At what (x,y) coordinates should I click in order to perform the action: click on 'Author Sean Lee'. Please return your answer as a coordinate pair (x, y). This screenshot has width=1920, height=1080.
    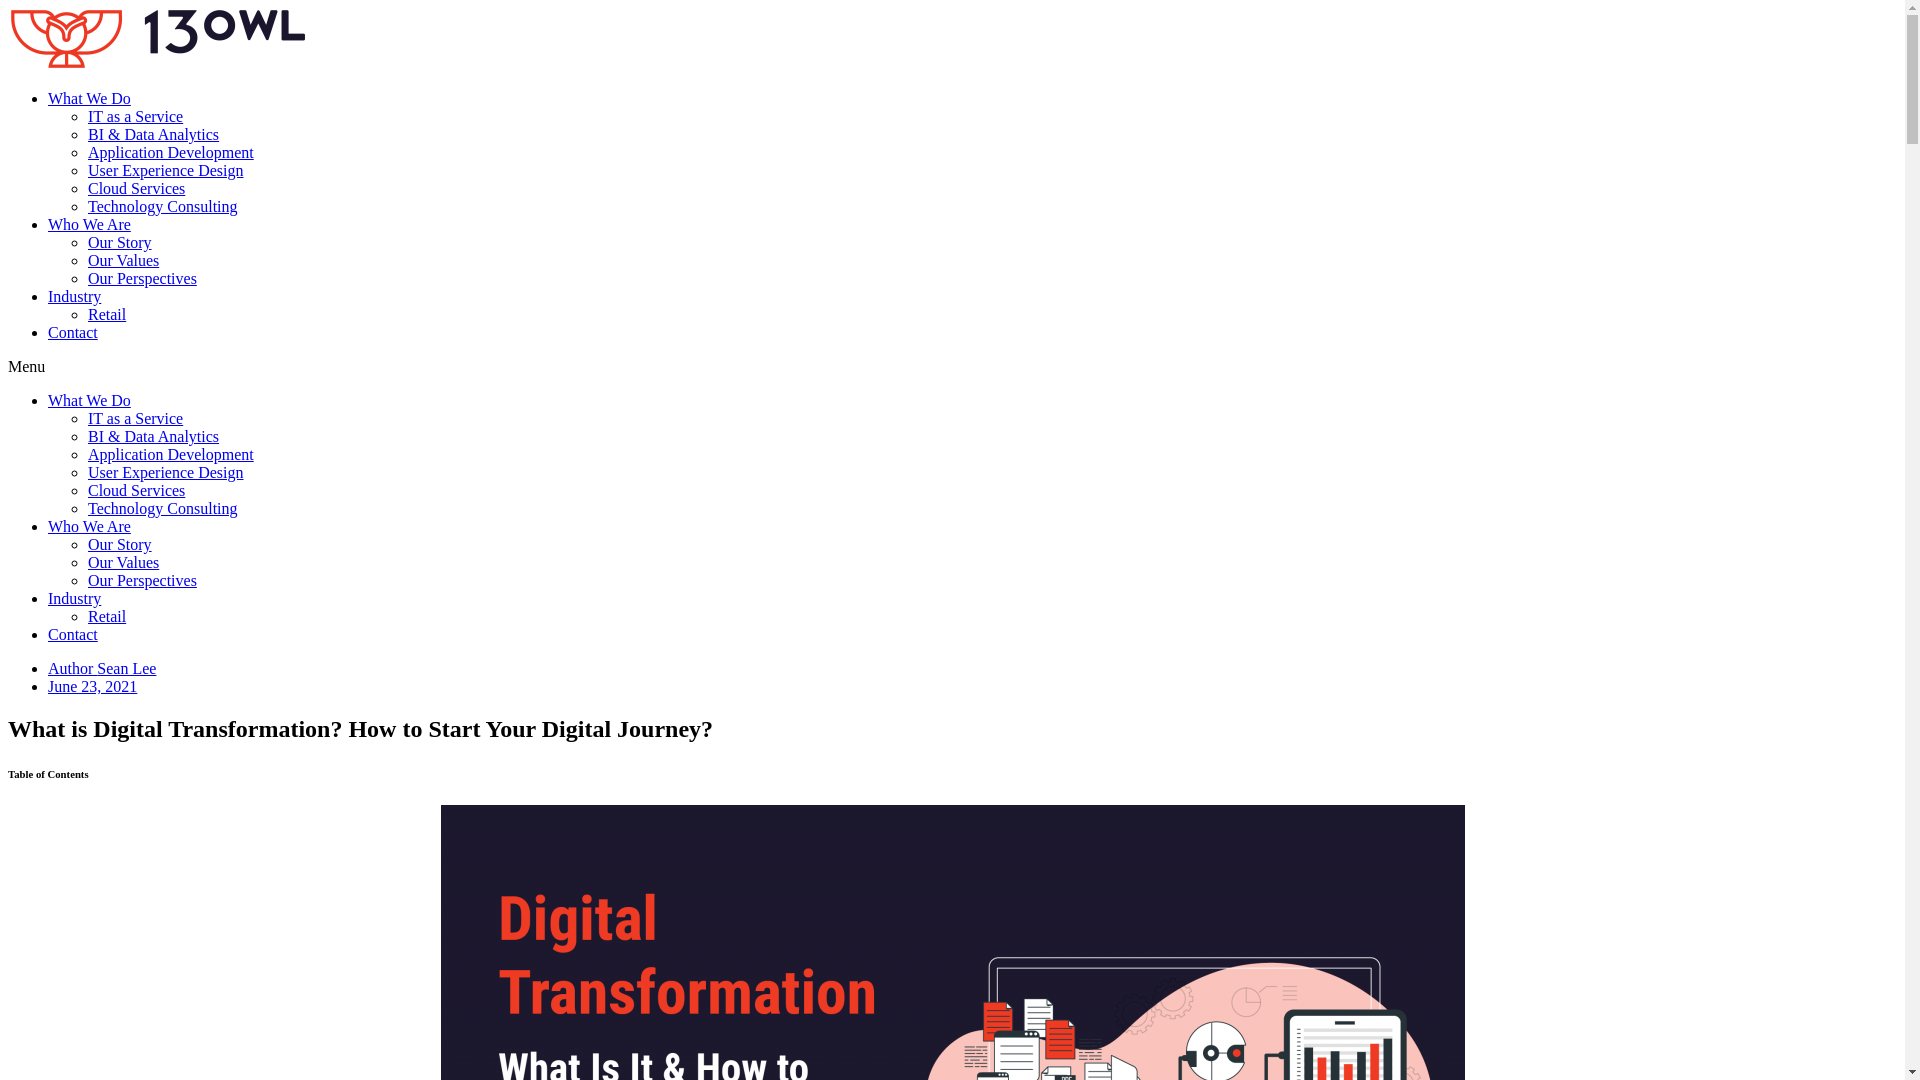
    Looking at the image, I should click on (100, 668).